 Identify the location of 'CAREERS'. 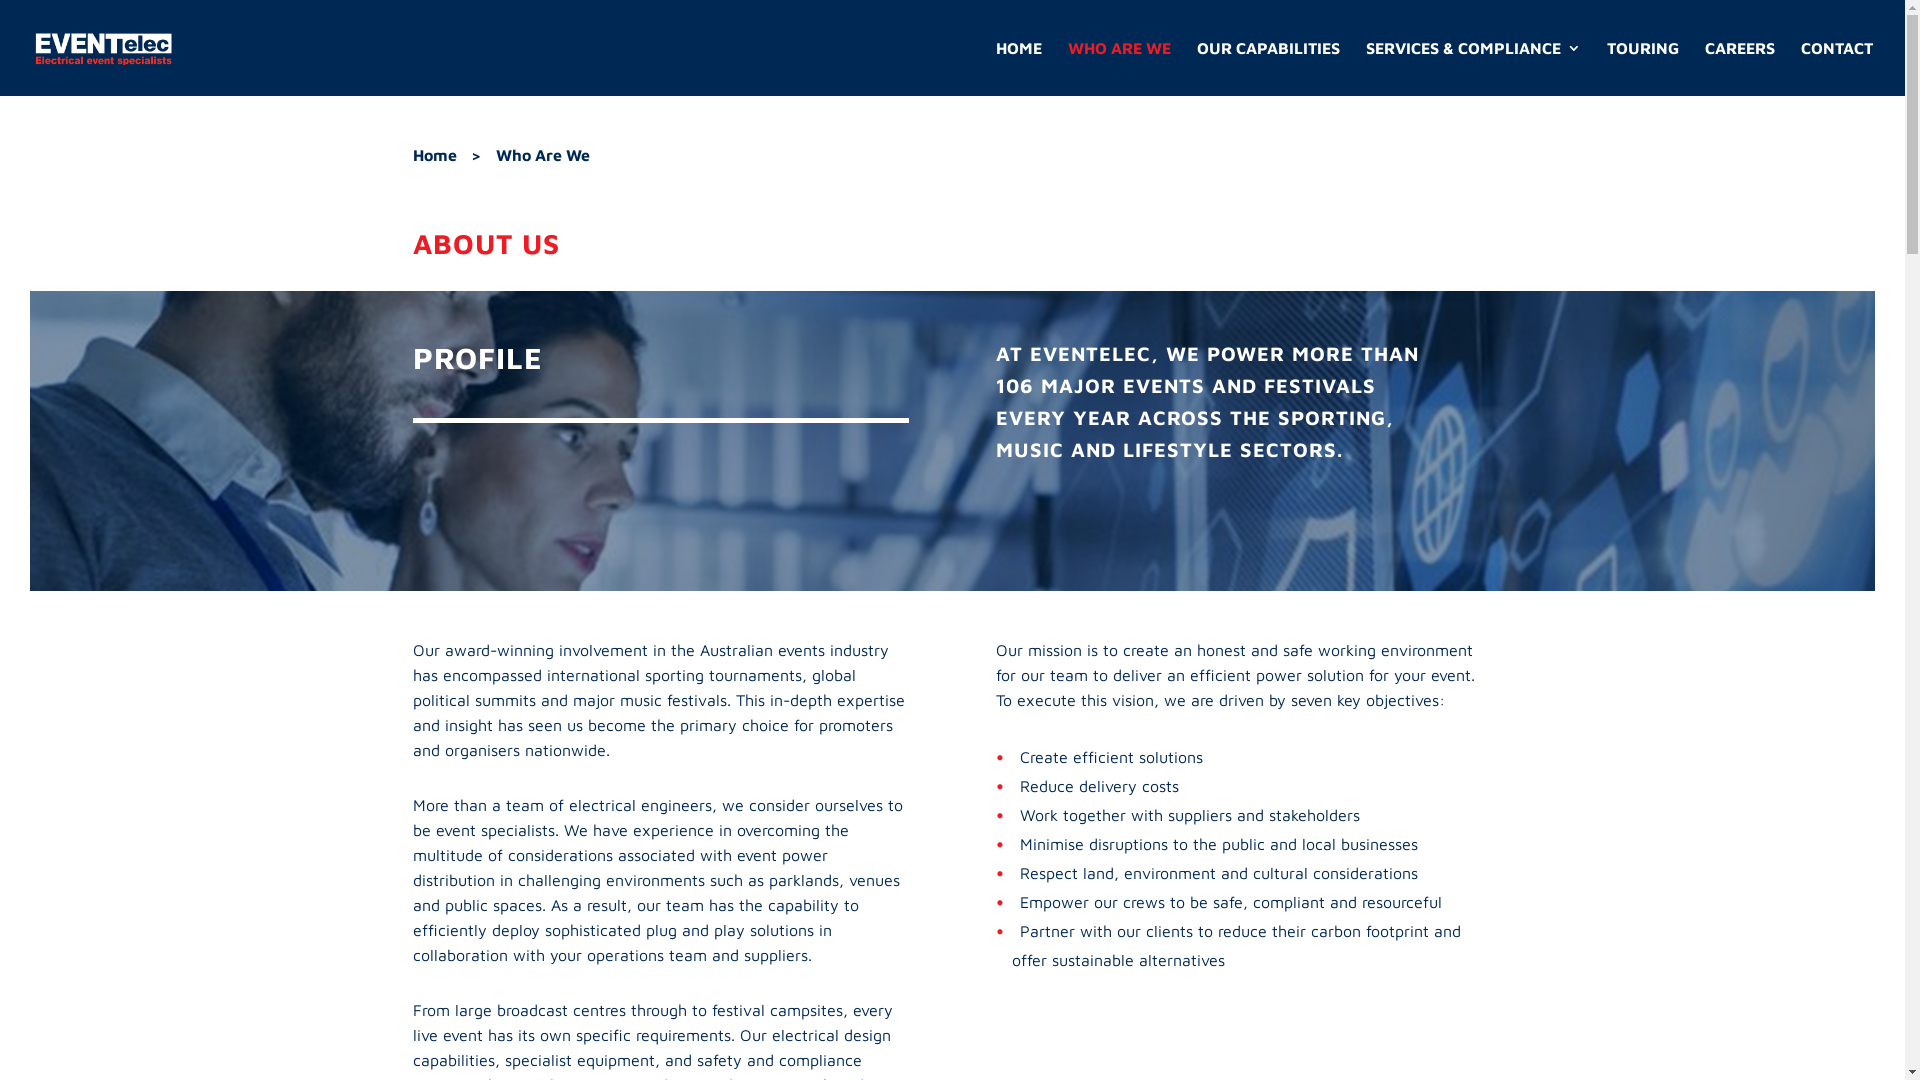
(1703, 67).